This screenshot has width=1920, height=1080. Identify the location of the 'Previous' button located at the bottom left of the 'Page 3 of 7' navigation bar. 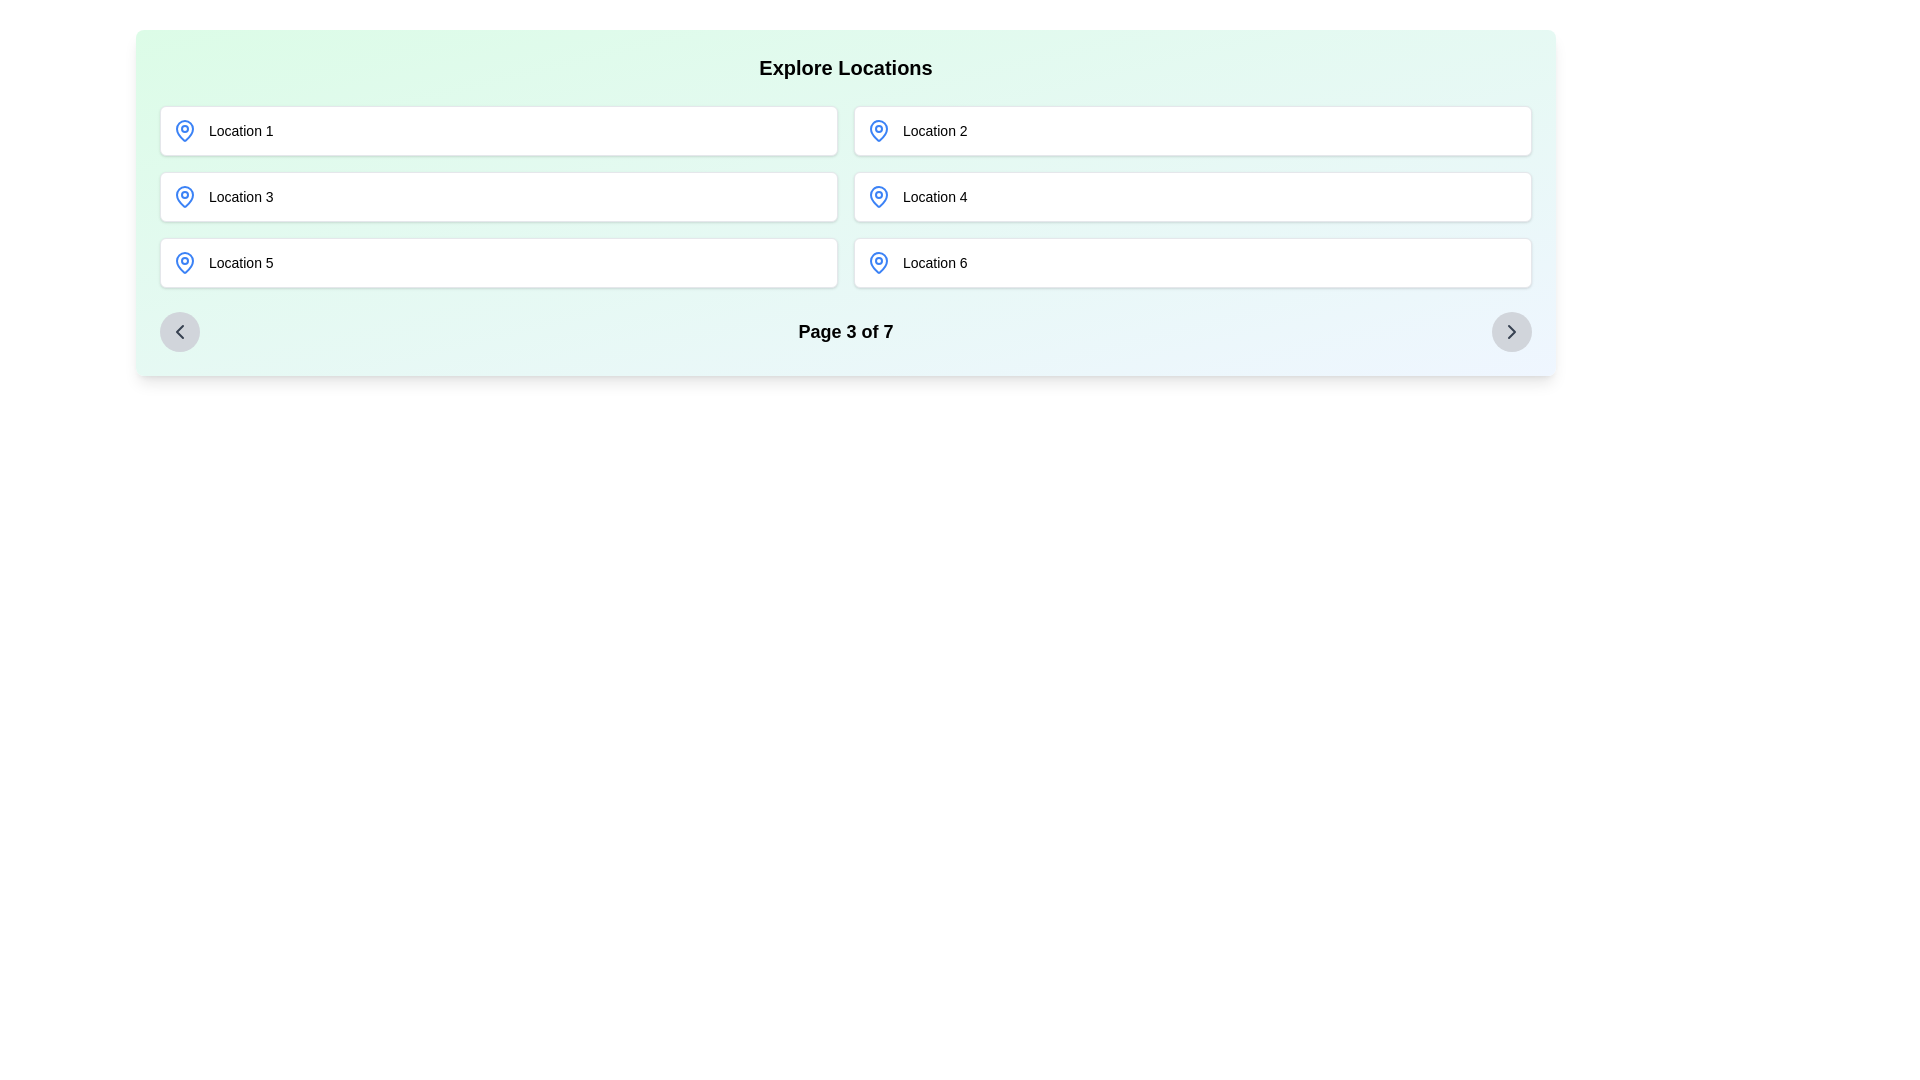
(180, 330).